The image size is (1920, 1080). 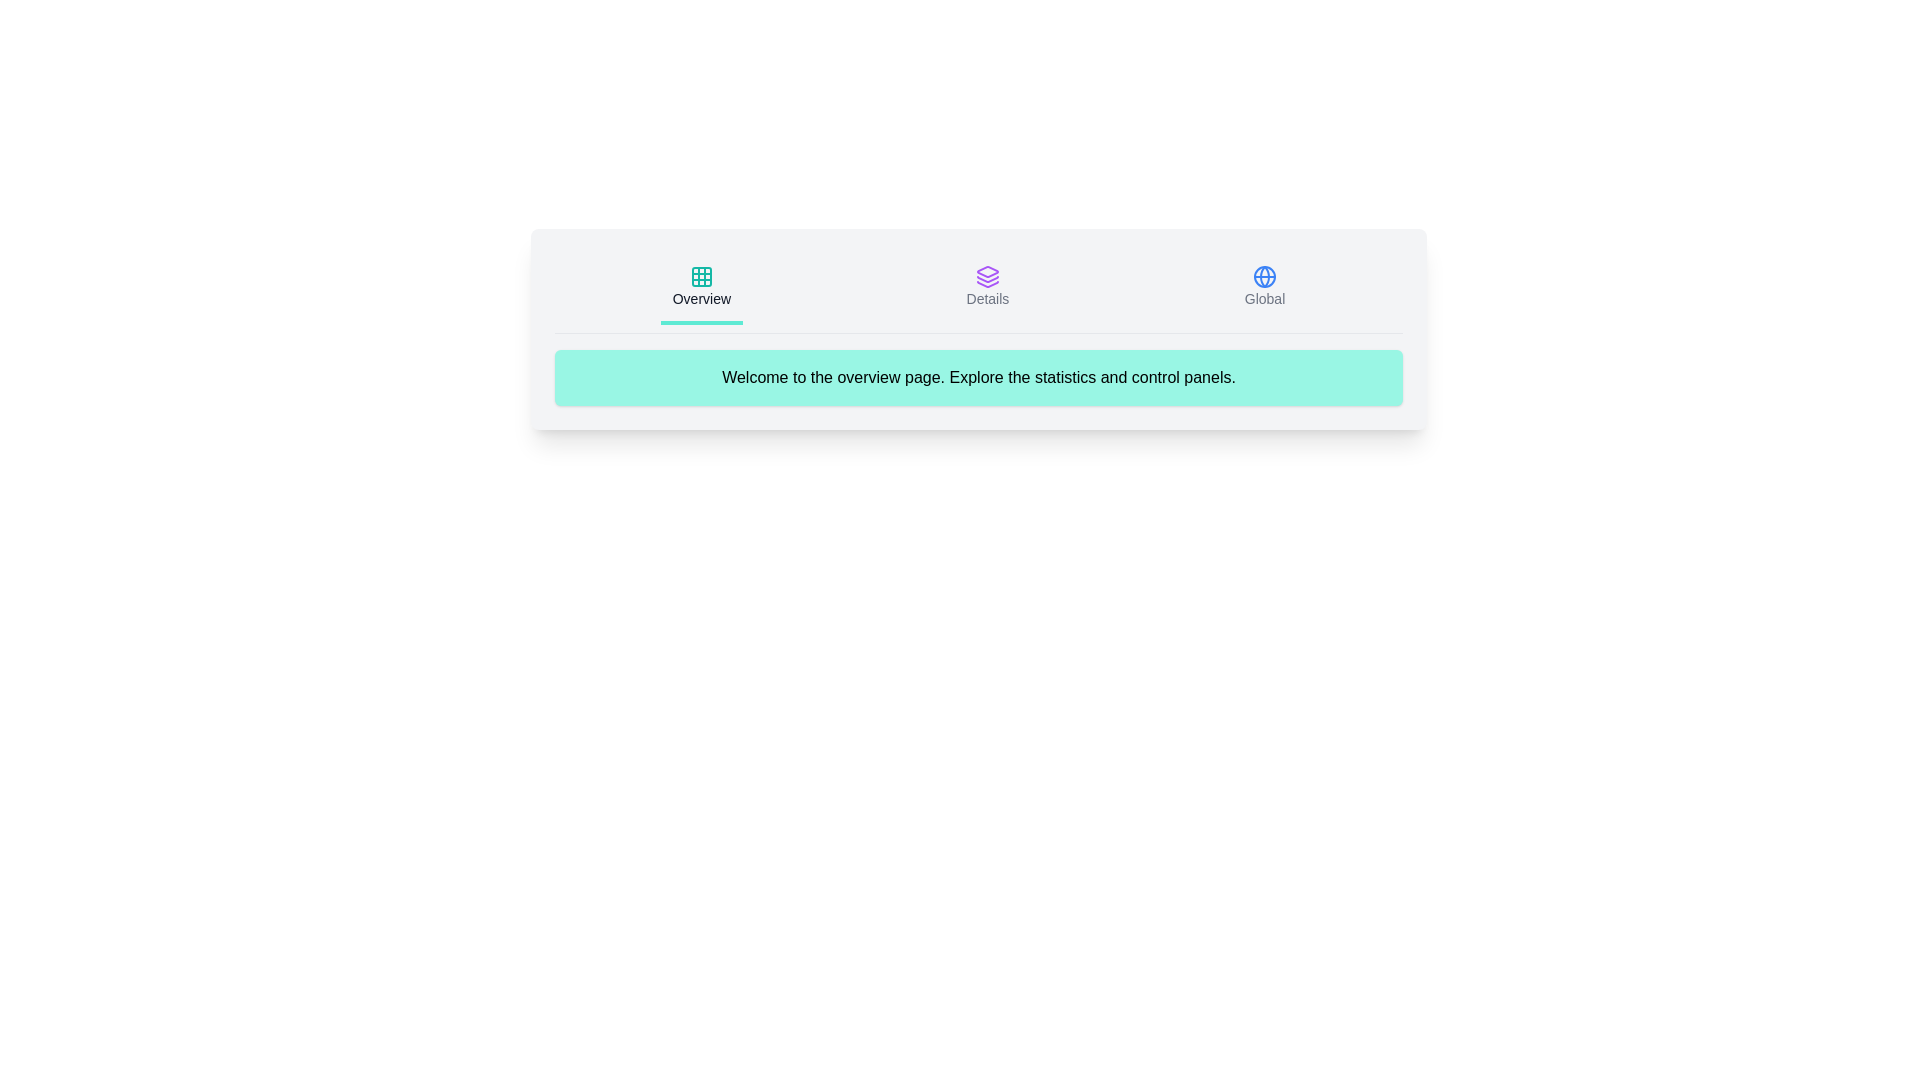 I want to click on the tab labeled Overview to switch to the corresponding tab, so click(x=700, y=289).